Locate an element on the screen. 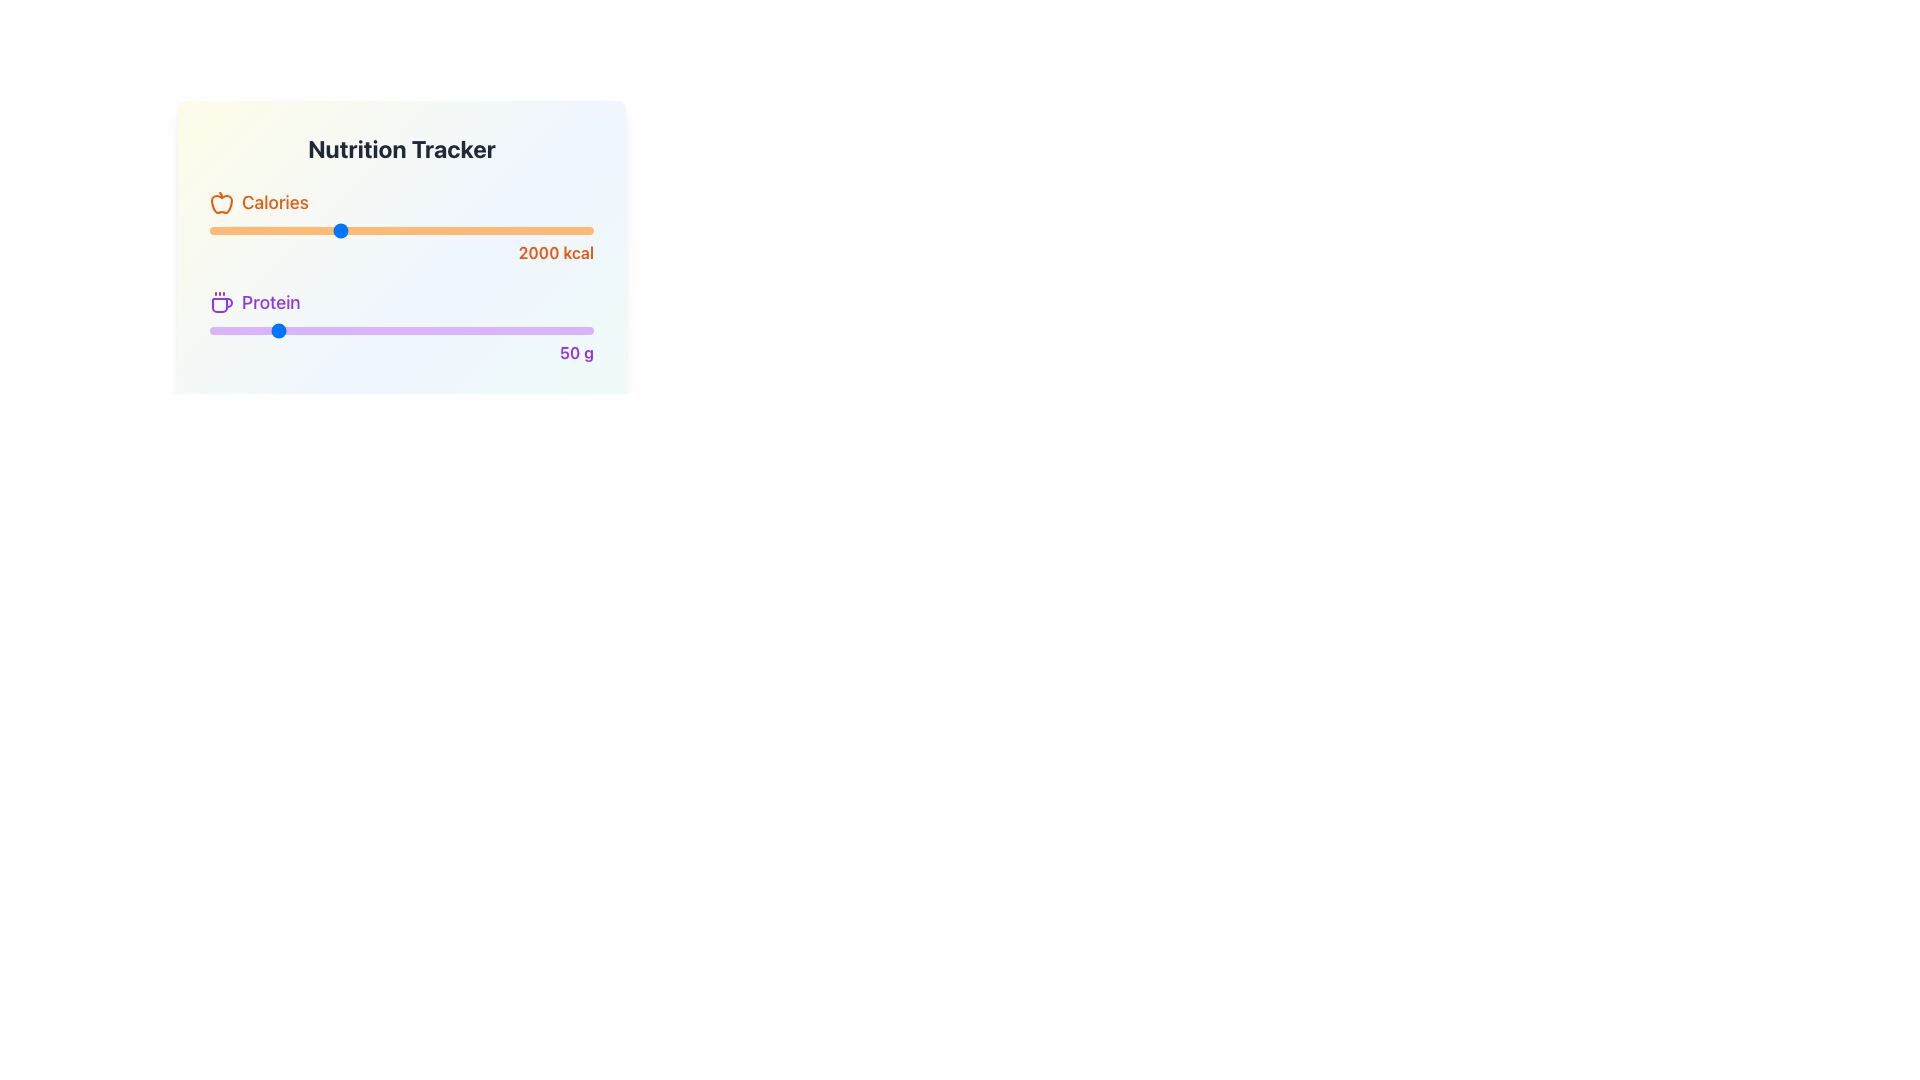 The height and width of the screenshot is (1080, 1920). protein quantity is located at coordinates (253, 330).